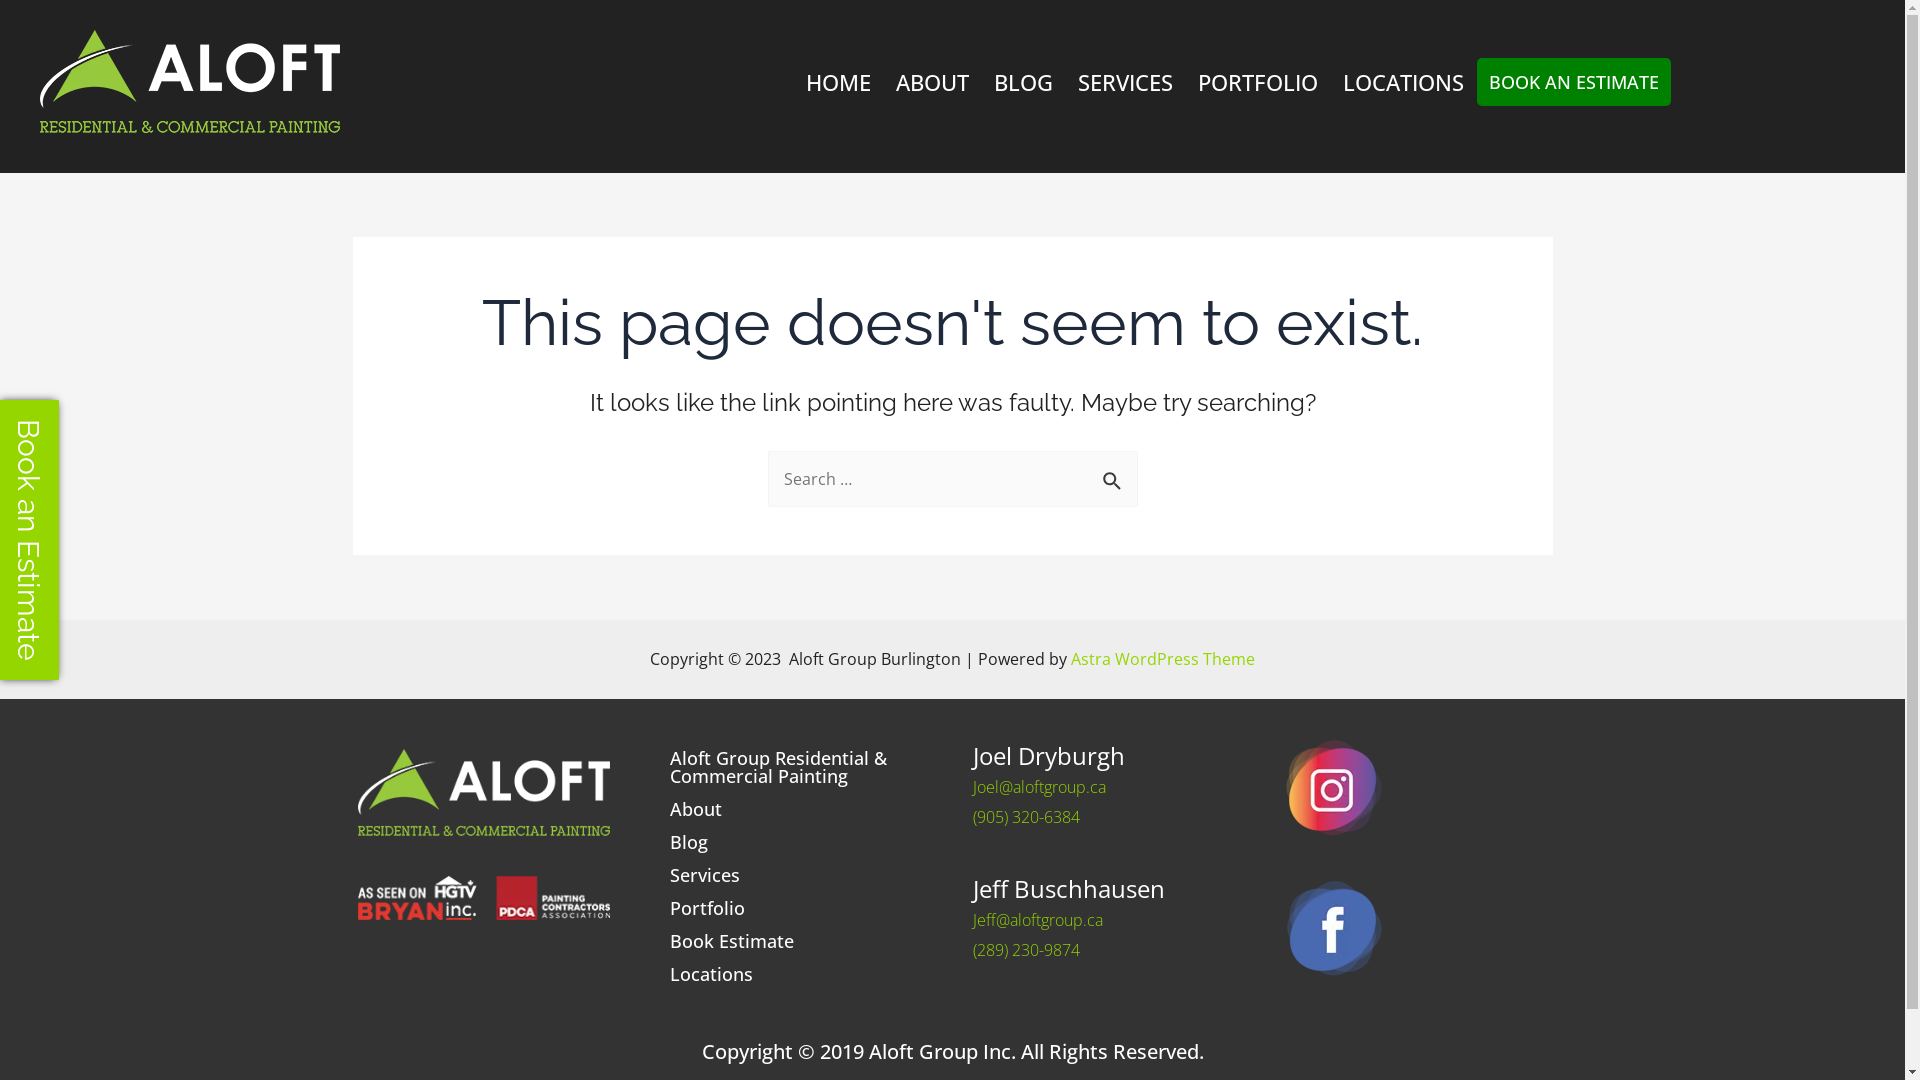 The height and width of the screenshot is (1080, 1920). I want to click on 'Book Estimate', so click(795, 941).